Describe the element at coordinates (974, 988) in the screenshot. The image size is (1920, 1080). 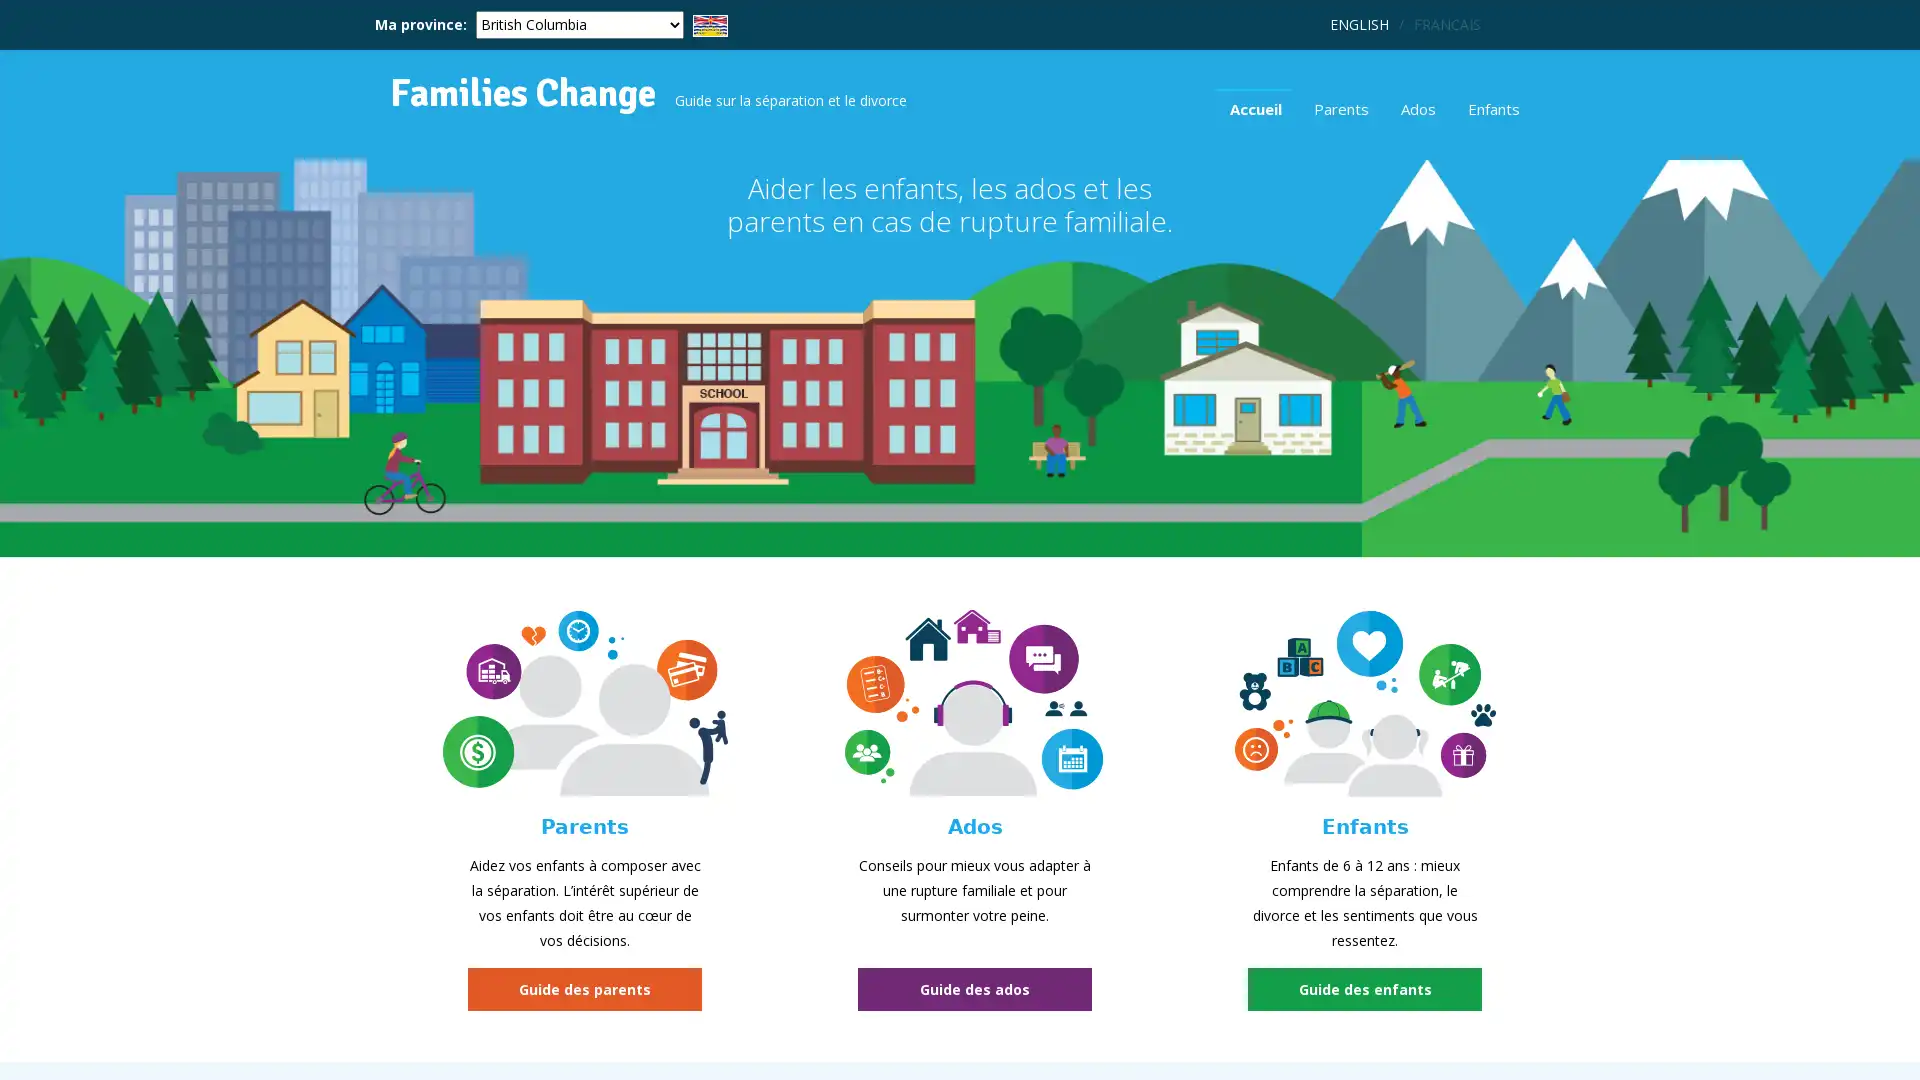
I see `Guide des ados` at that location.